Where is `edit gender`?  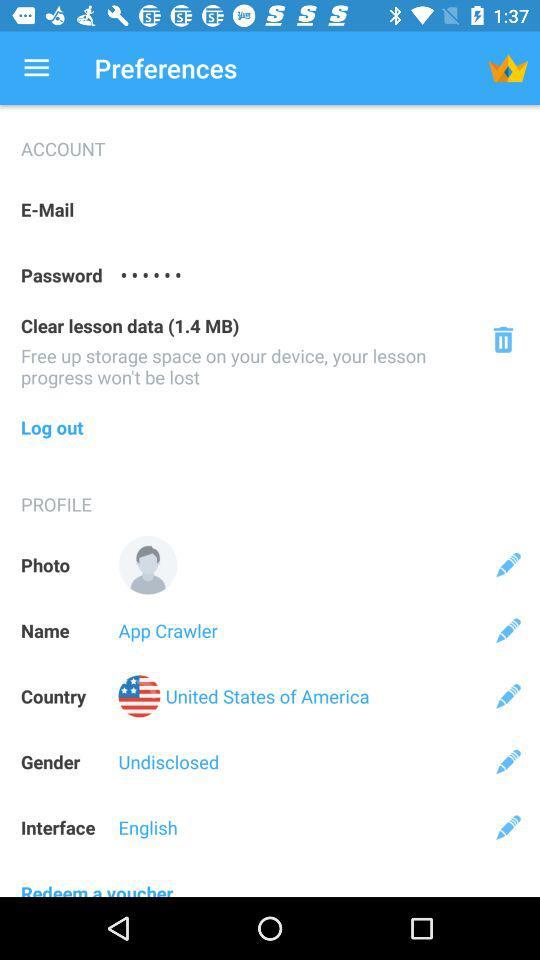
edit gender is located at coordinates (508, 760).